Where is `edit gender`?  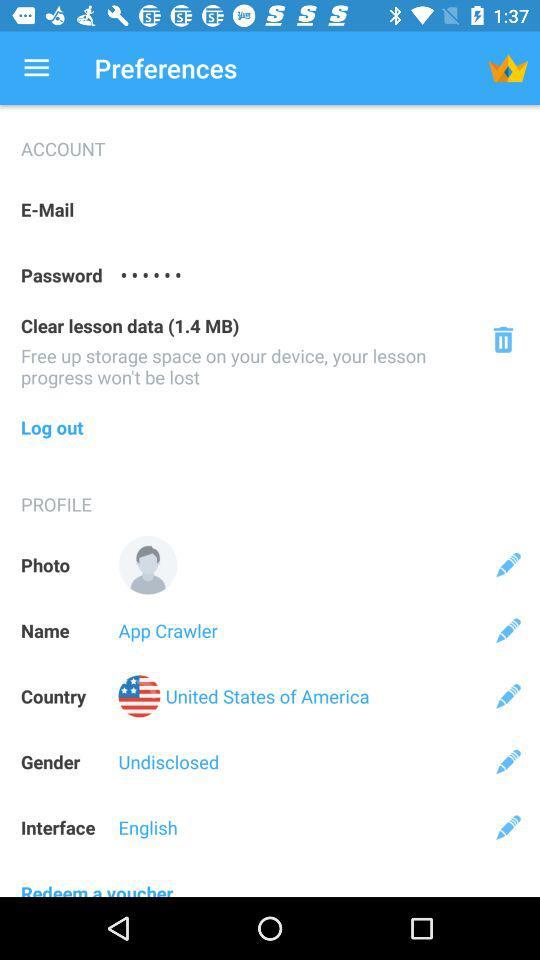
edit gender is located at coordinates (508, 760).